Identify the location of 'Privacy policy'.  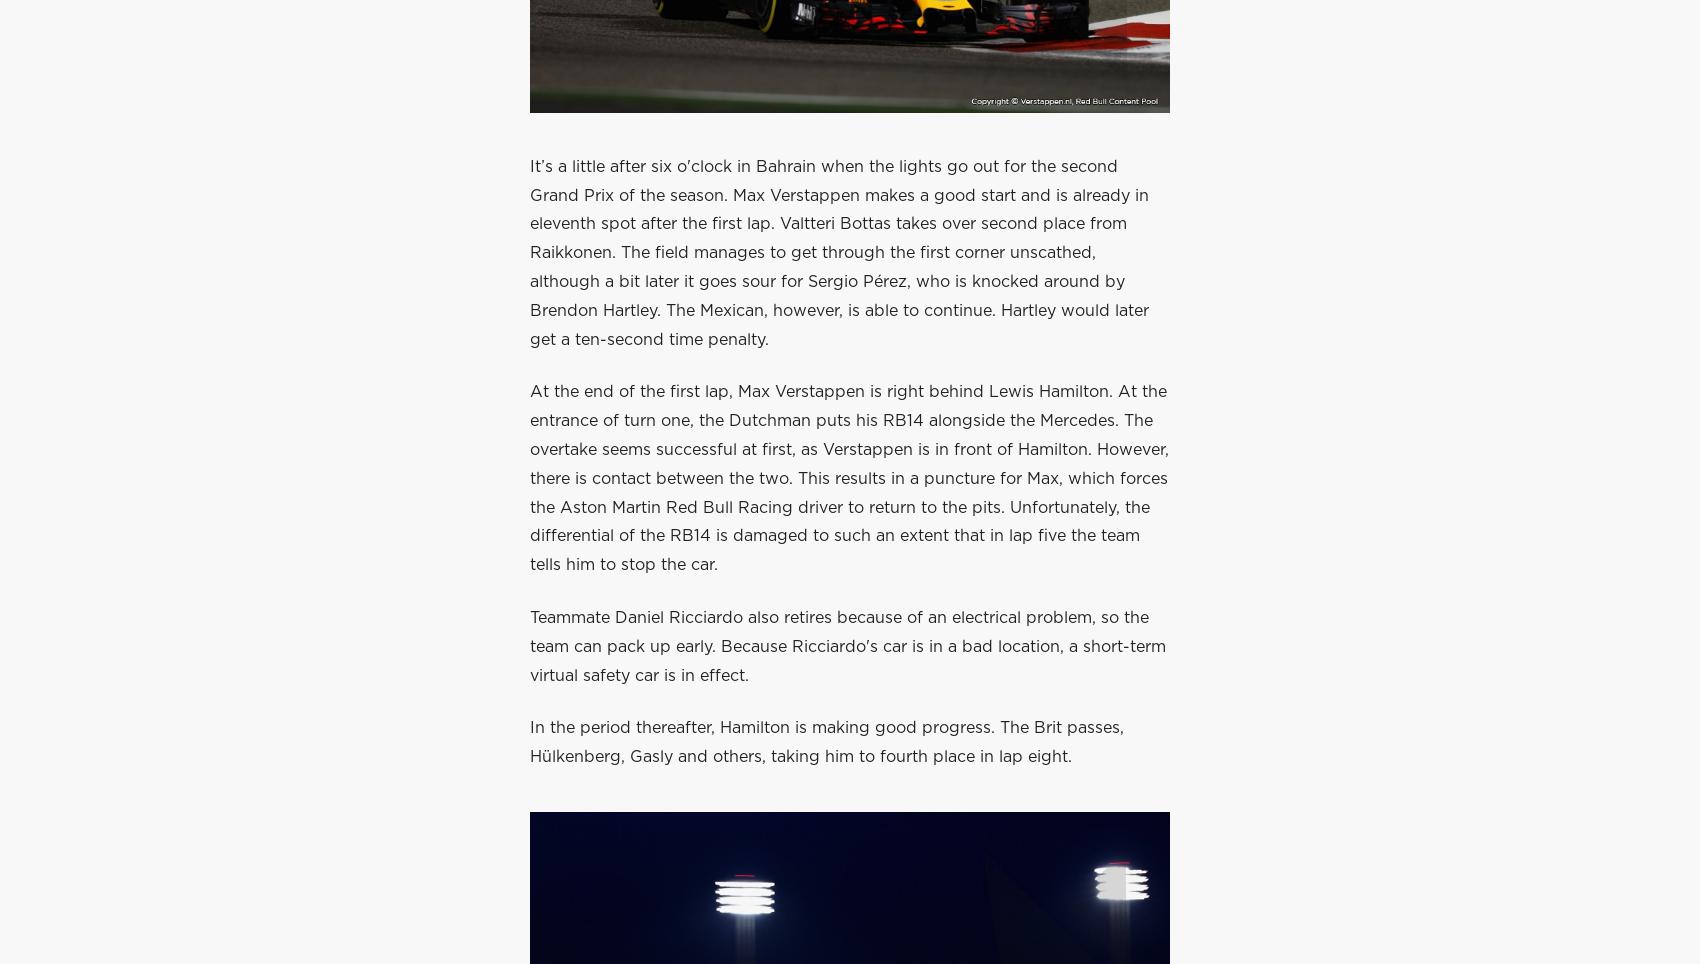
(314, 261).